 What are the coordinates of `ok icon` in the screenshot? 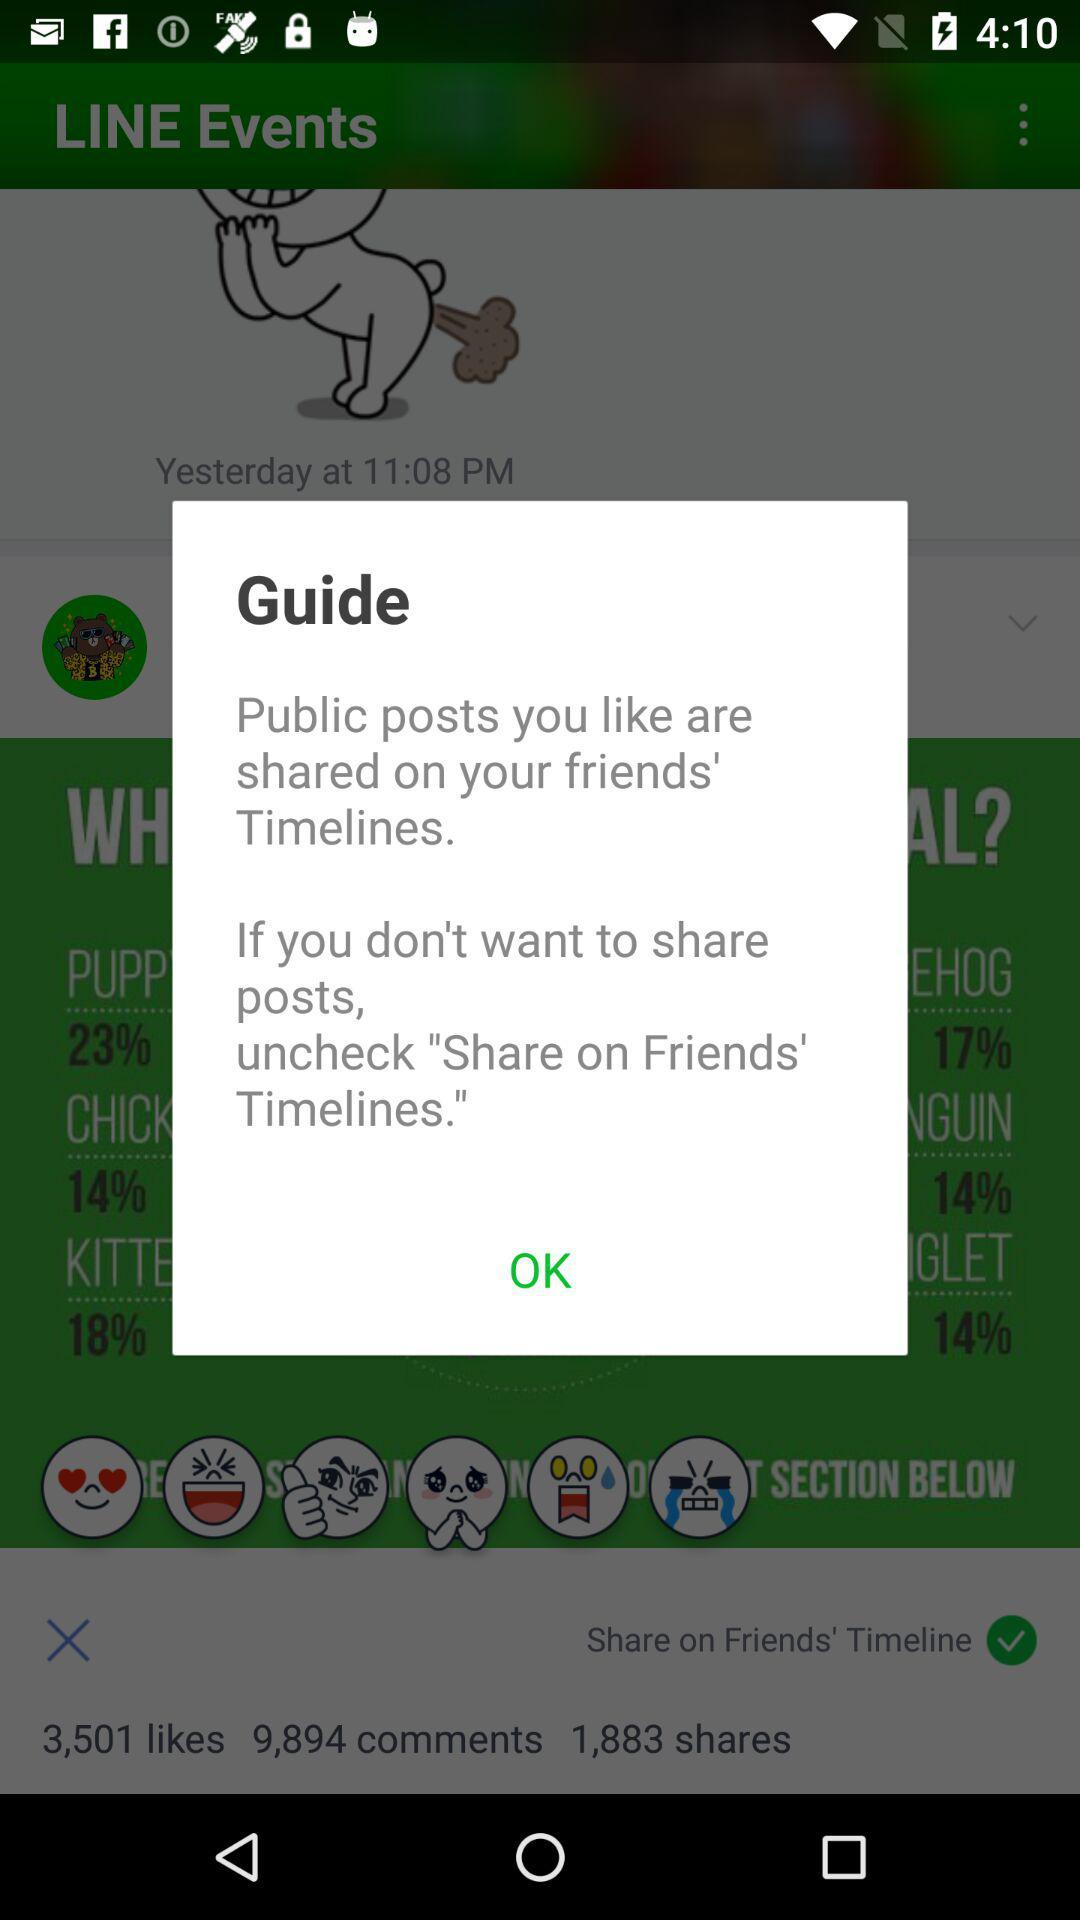 It's located at (540, 1267).